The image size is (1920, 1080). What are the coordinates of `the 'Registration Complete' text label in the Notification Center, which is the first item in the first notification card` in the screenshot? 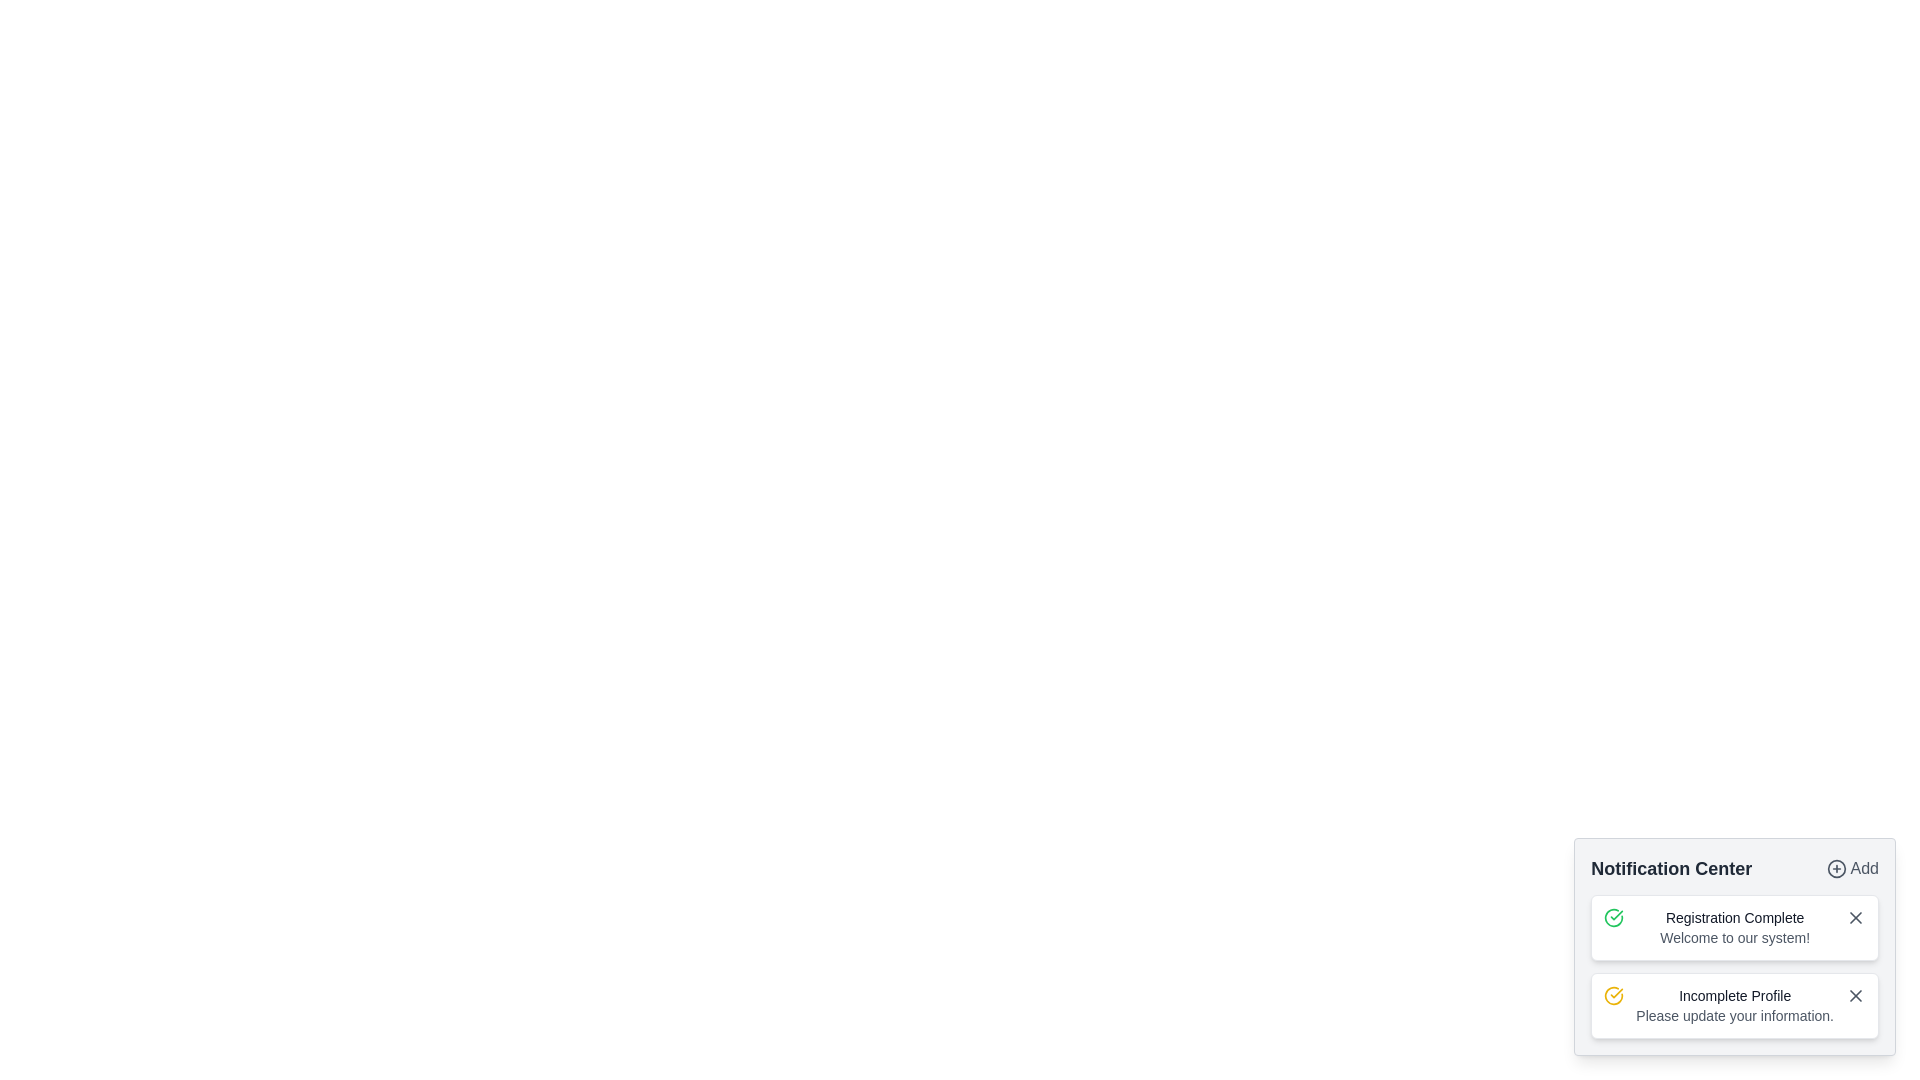 It's located at (1734, 918).